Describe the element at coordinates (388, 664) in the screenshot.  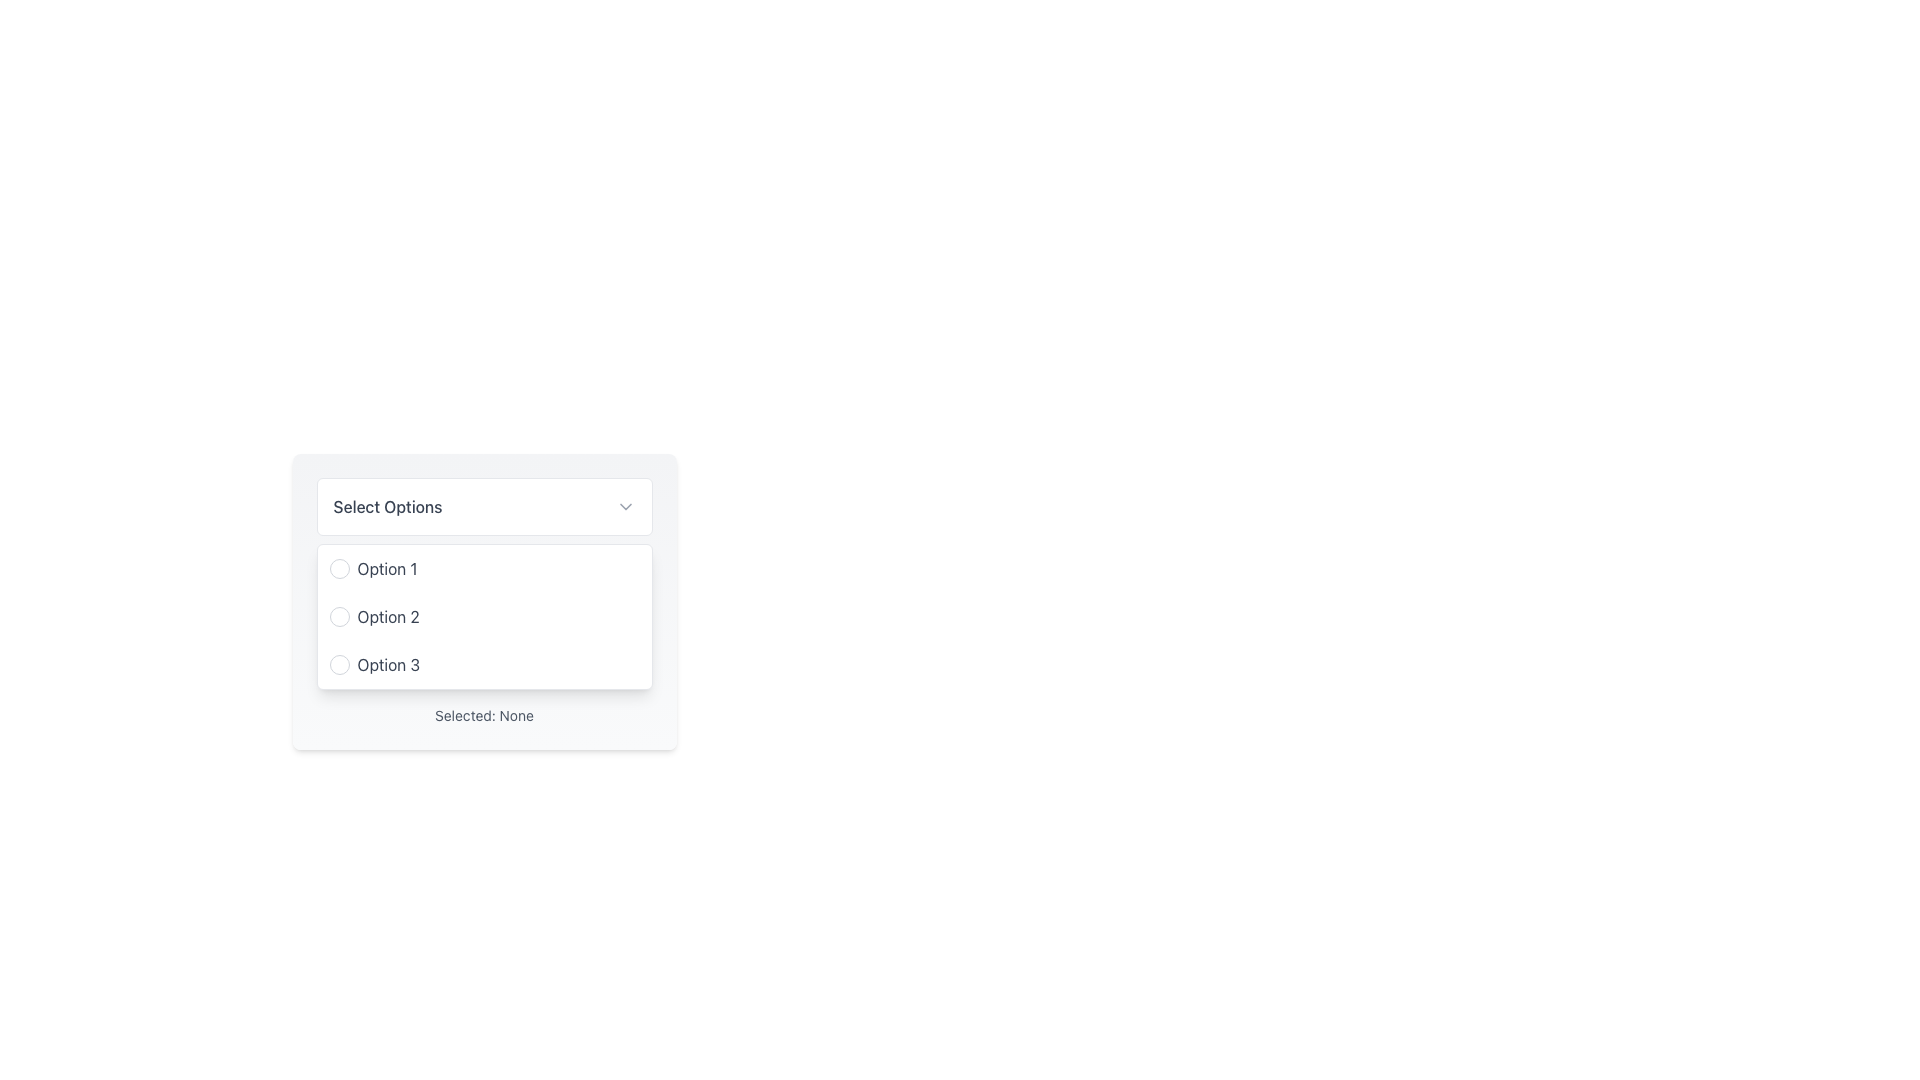
I see `the text label for the third selectable option in the dropdown list, which is located beneath 'Option 1' and 'Option 2', and aligned to the right of the radio button` at that location.